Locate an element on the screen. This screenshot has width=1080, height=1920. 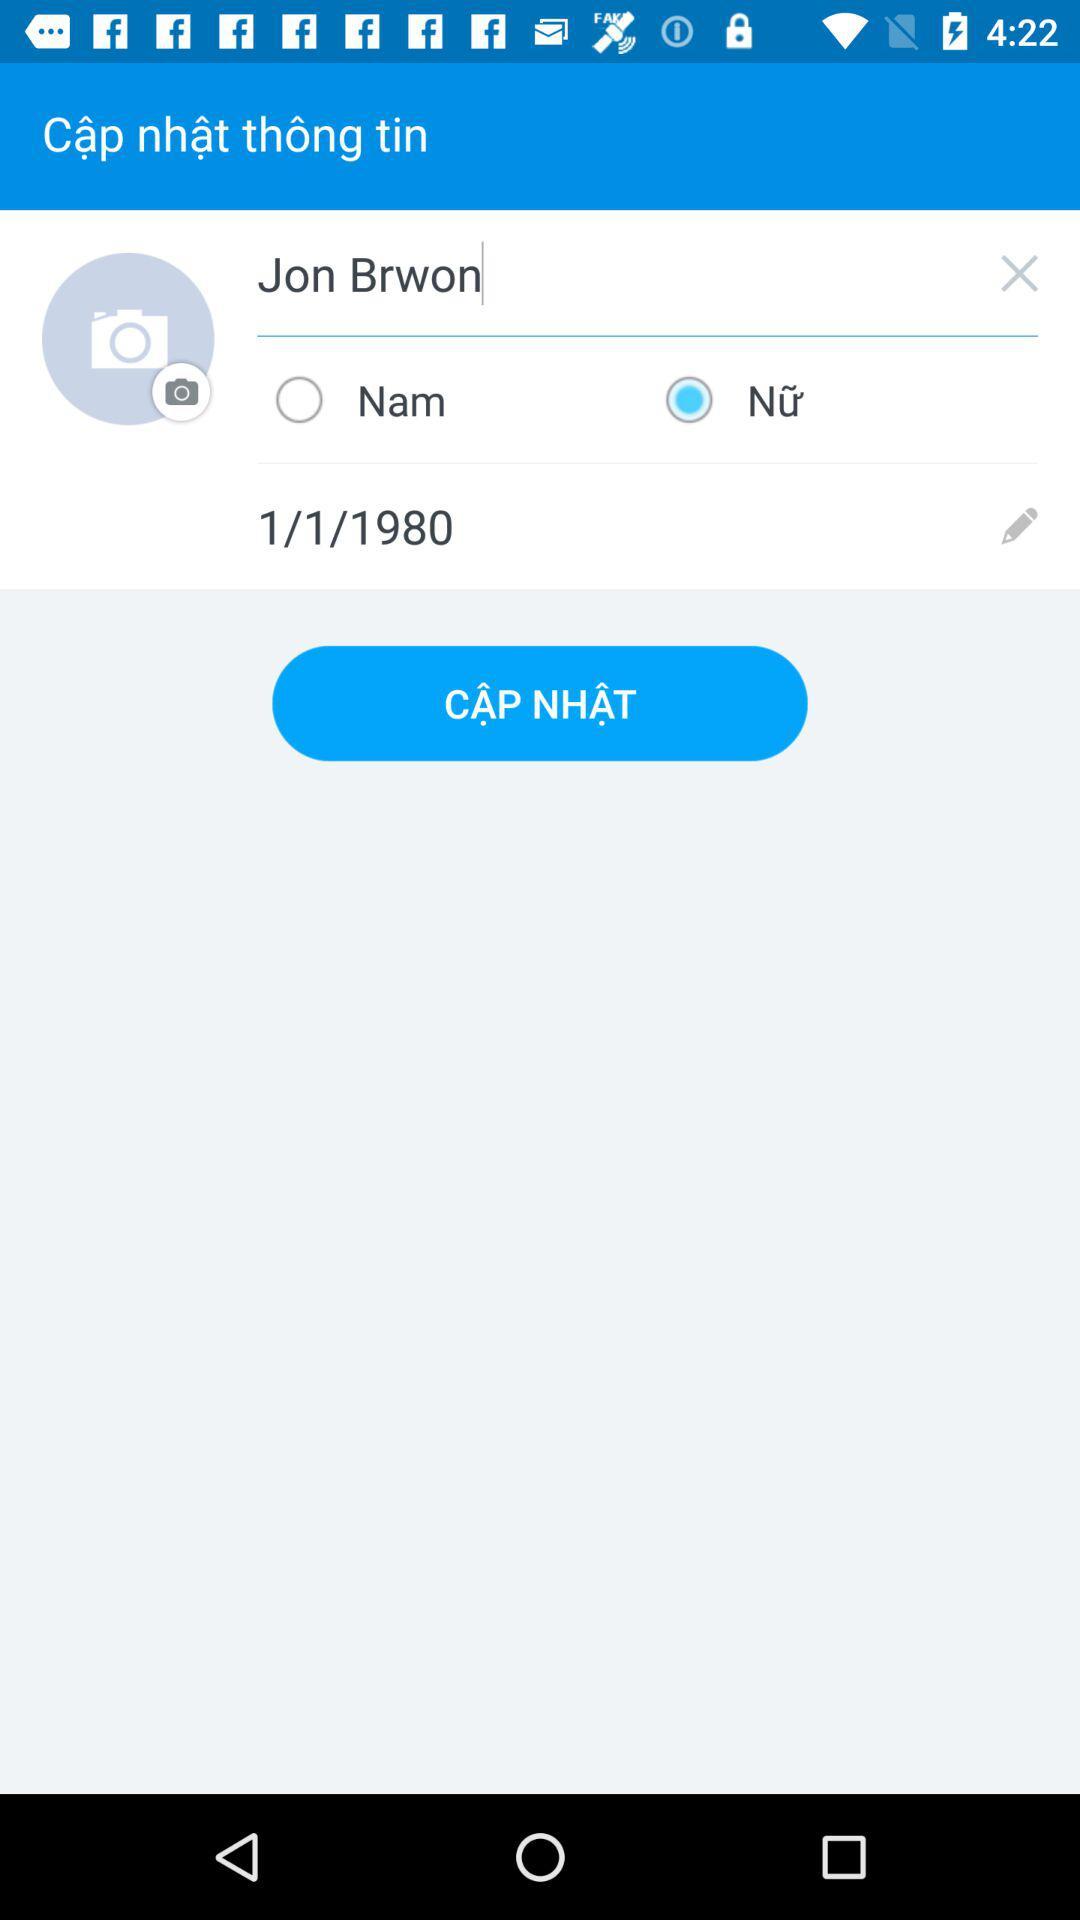
the item below jon brwon icon is located at coordinates (842, 399).